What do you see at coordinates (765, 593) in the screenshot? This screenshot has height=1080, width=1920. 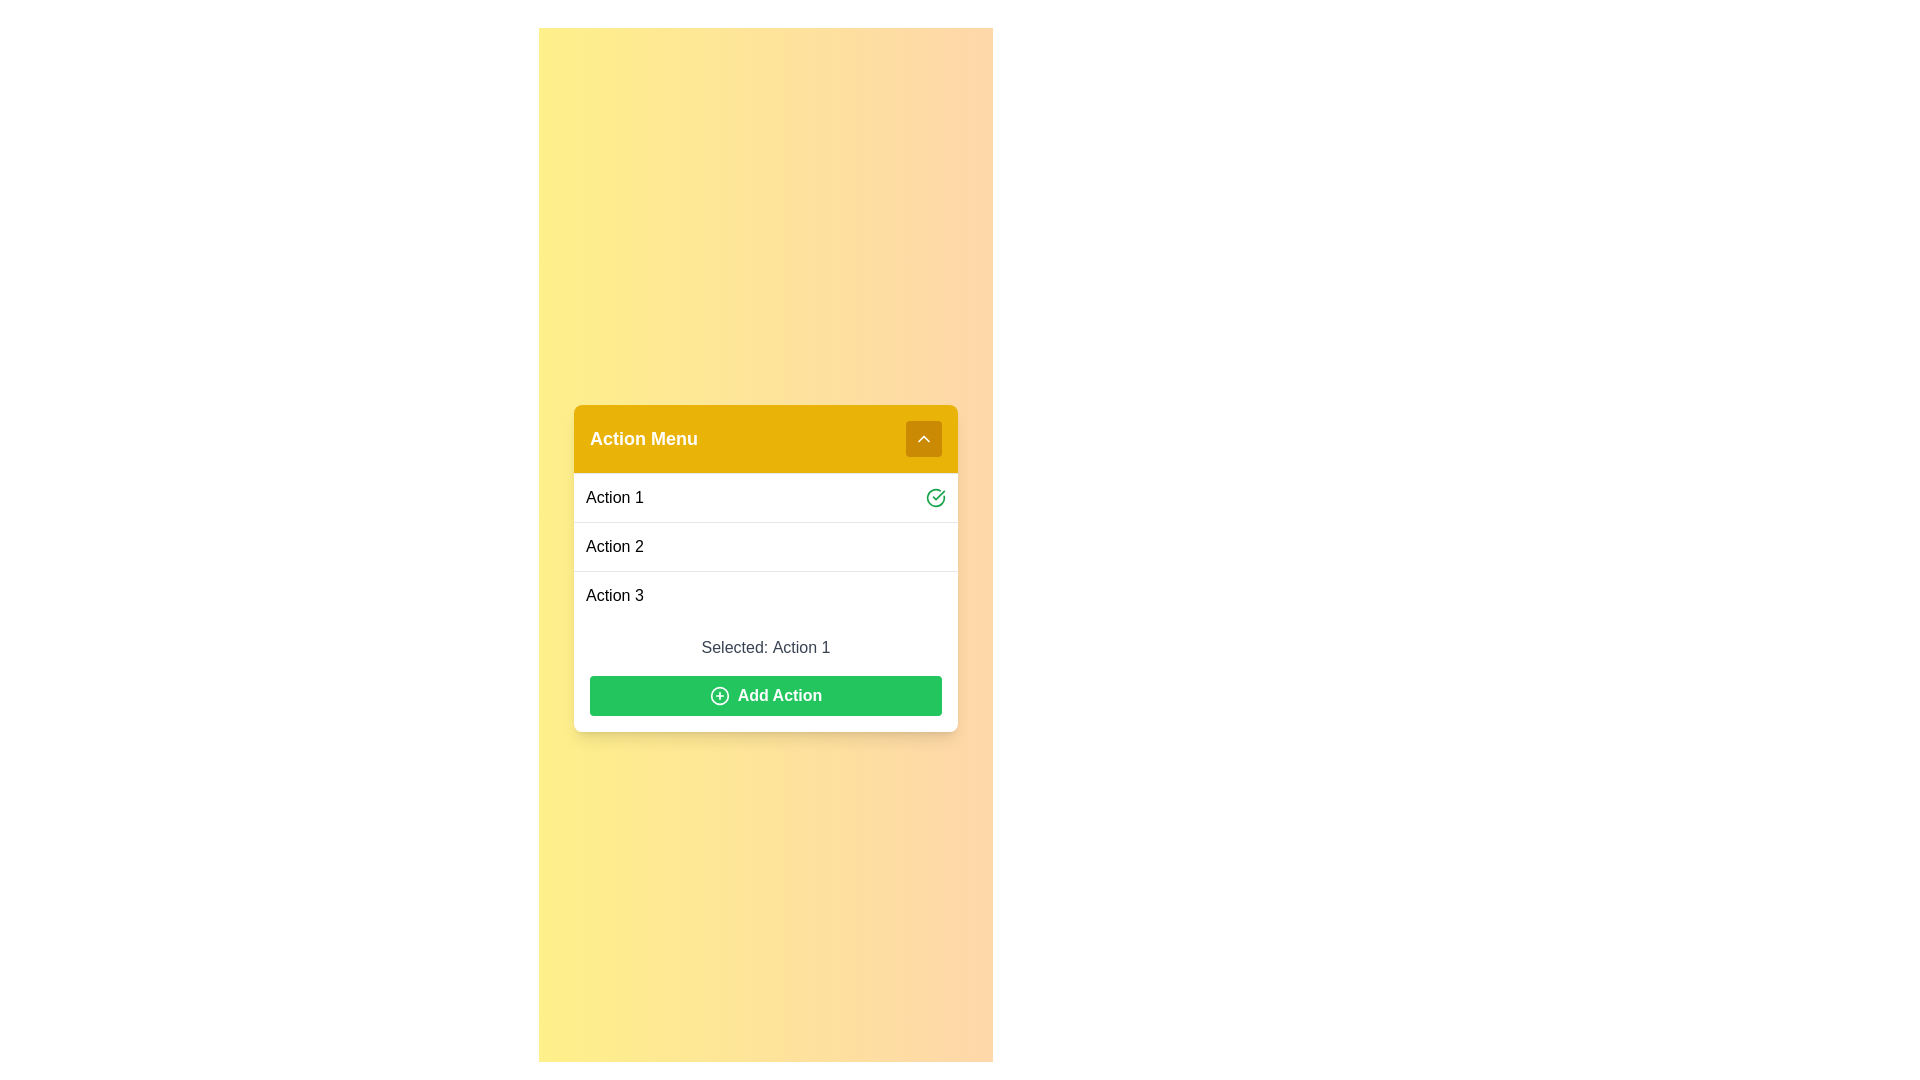 I see `the third item in the vertically stacked list` at bounding box center [765, 593].